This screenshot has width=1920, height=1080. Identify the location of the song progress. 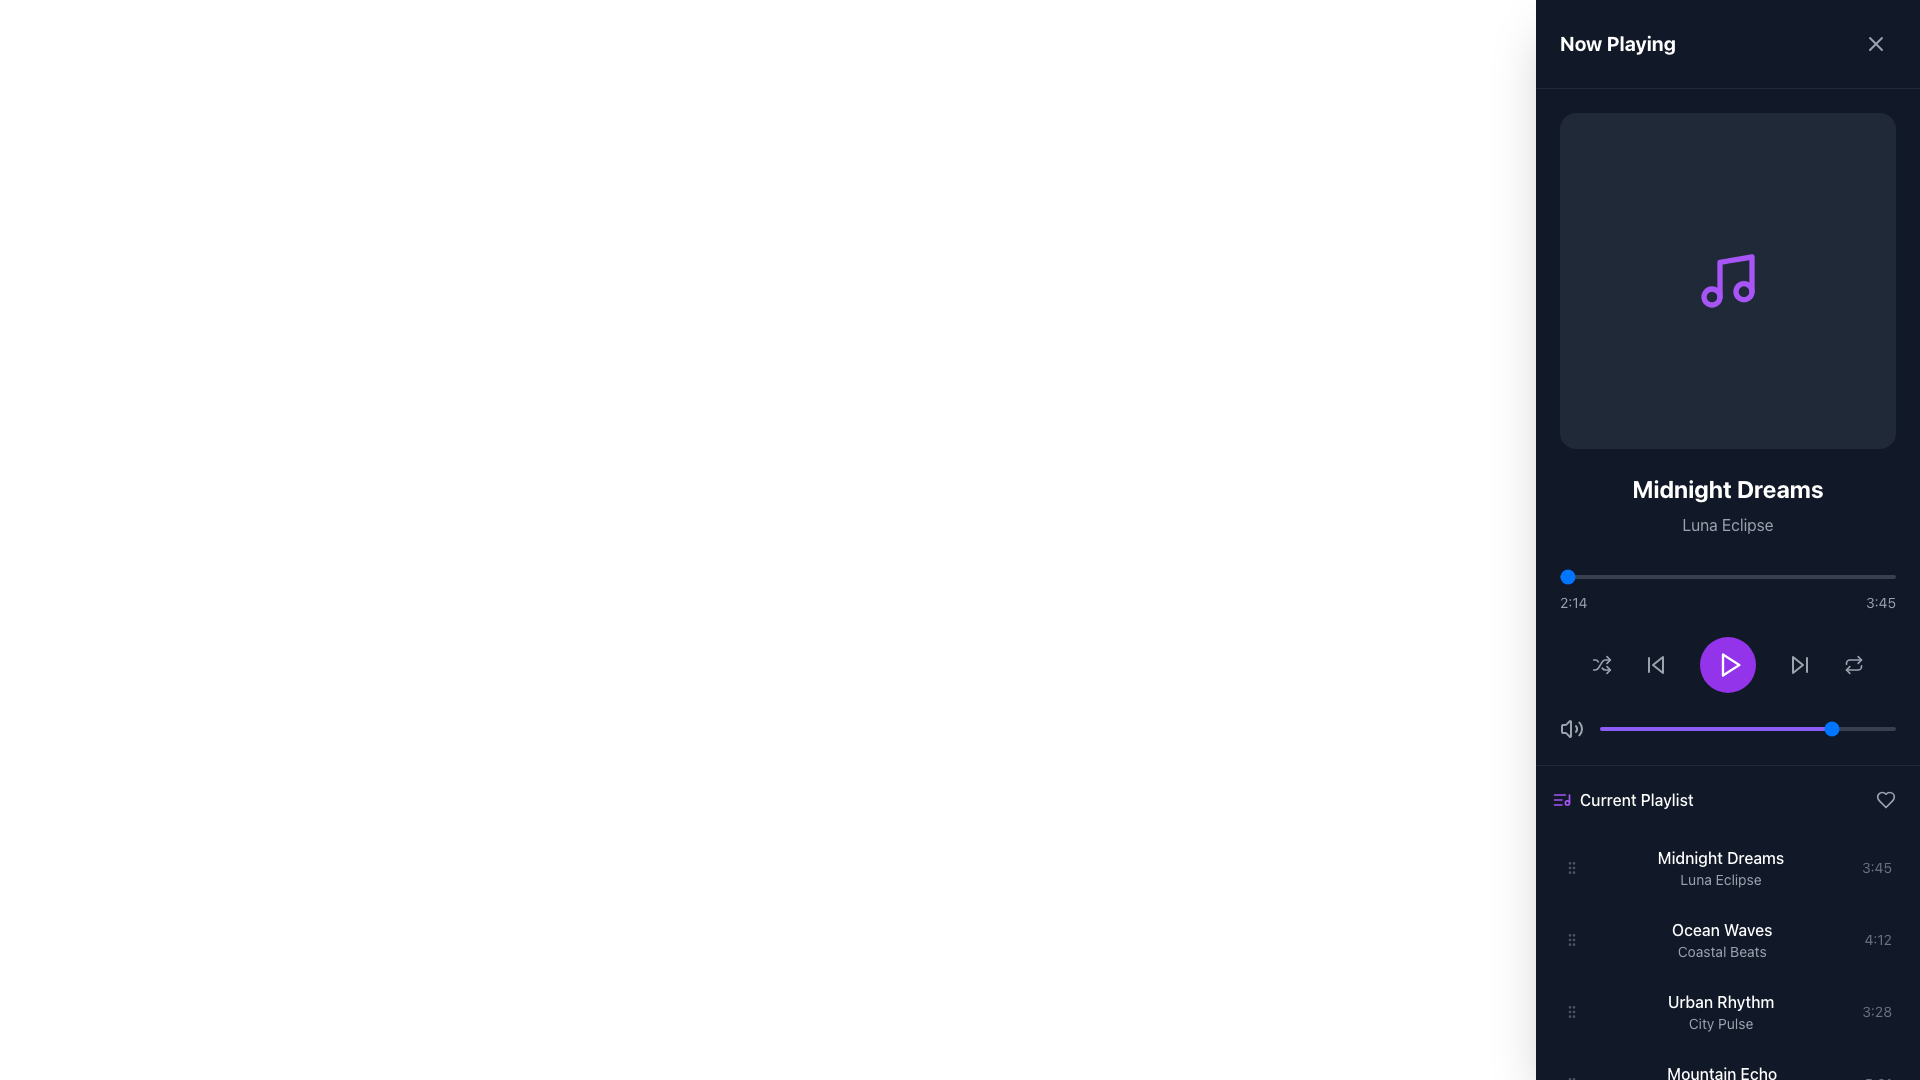
(1775, 577).